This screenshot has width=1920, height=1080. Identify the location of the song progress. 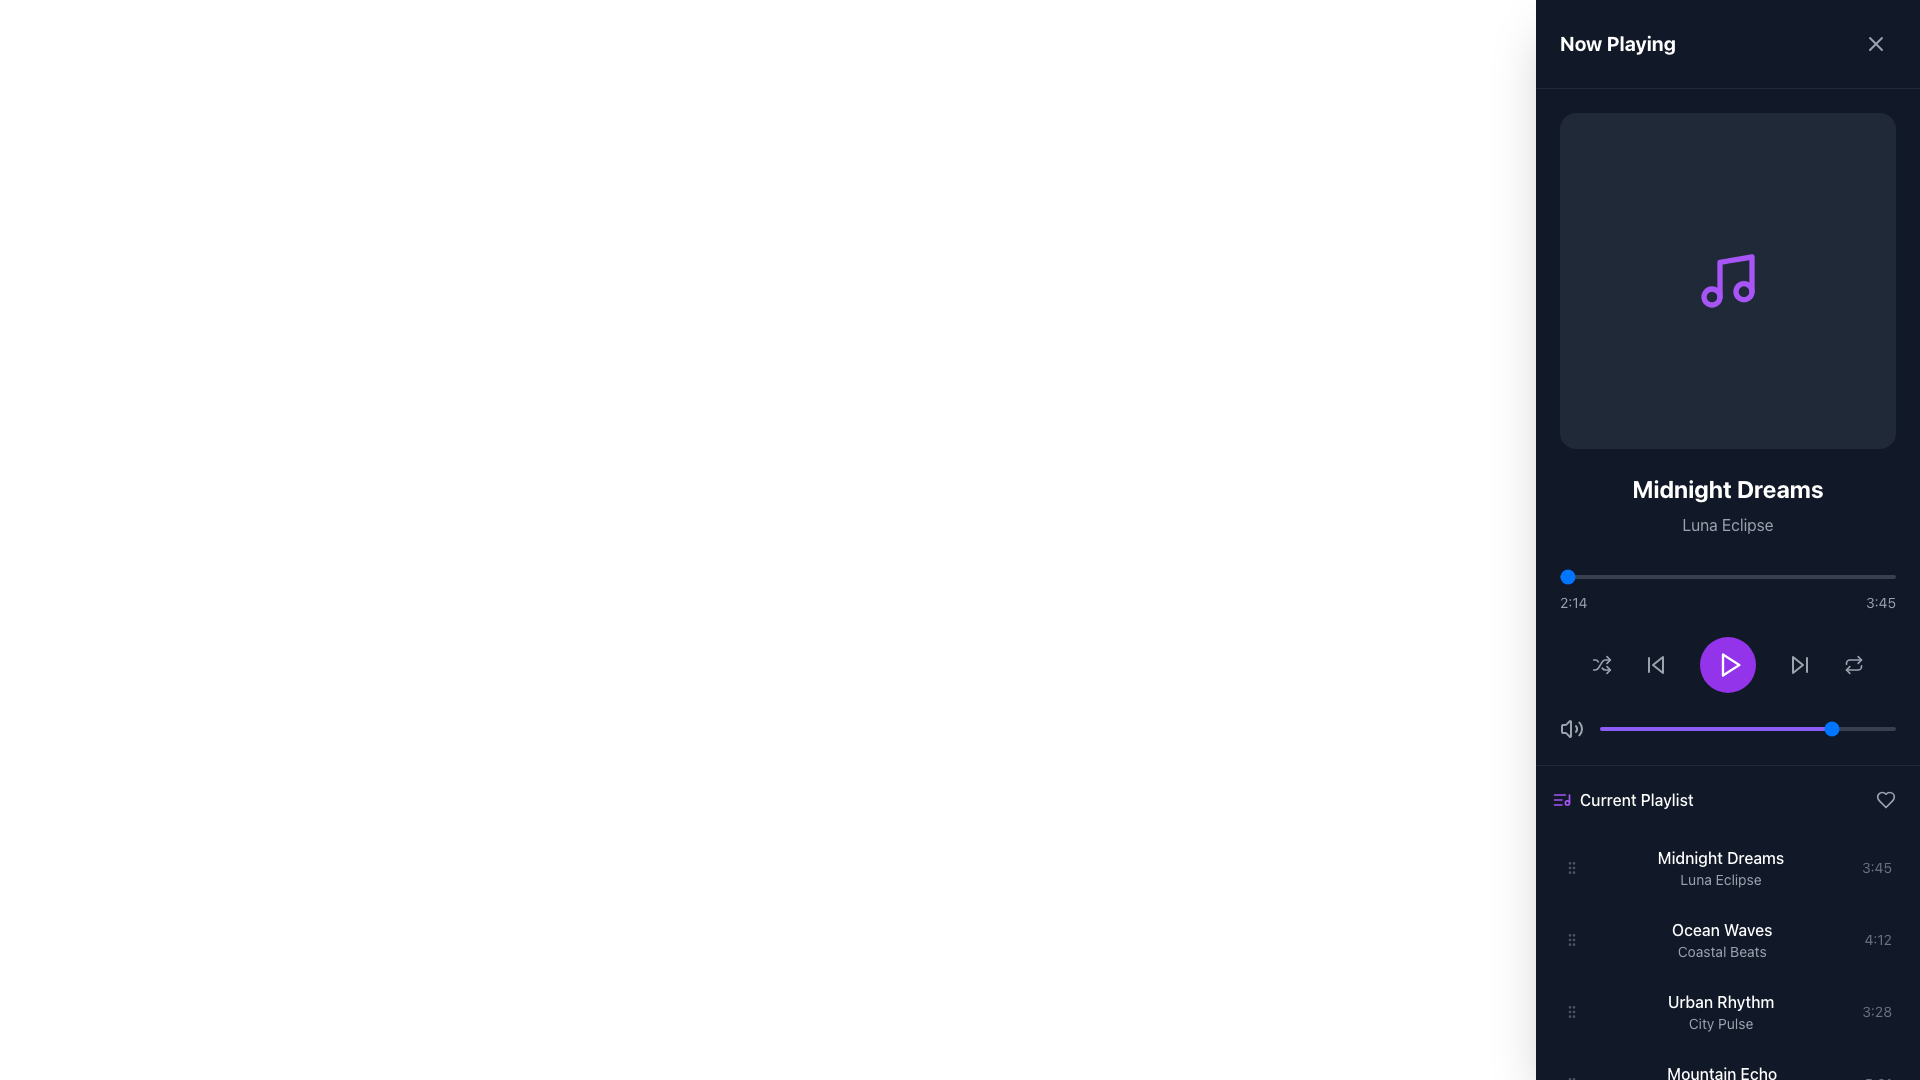
(1775, 577).